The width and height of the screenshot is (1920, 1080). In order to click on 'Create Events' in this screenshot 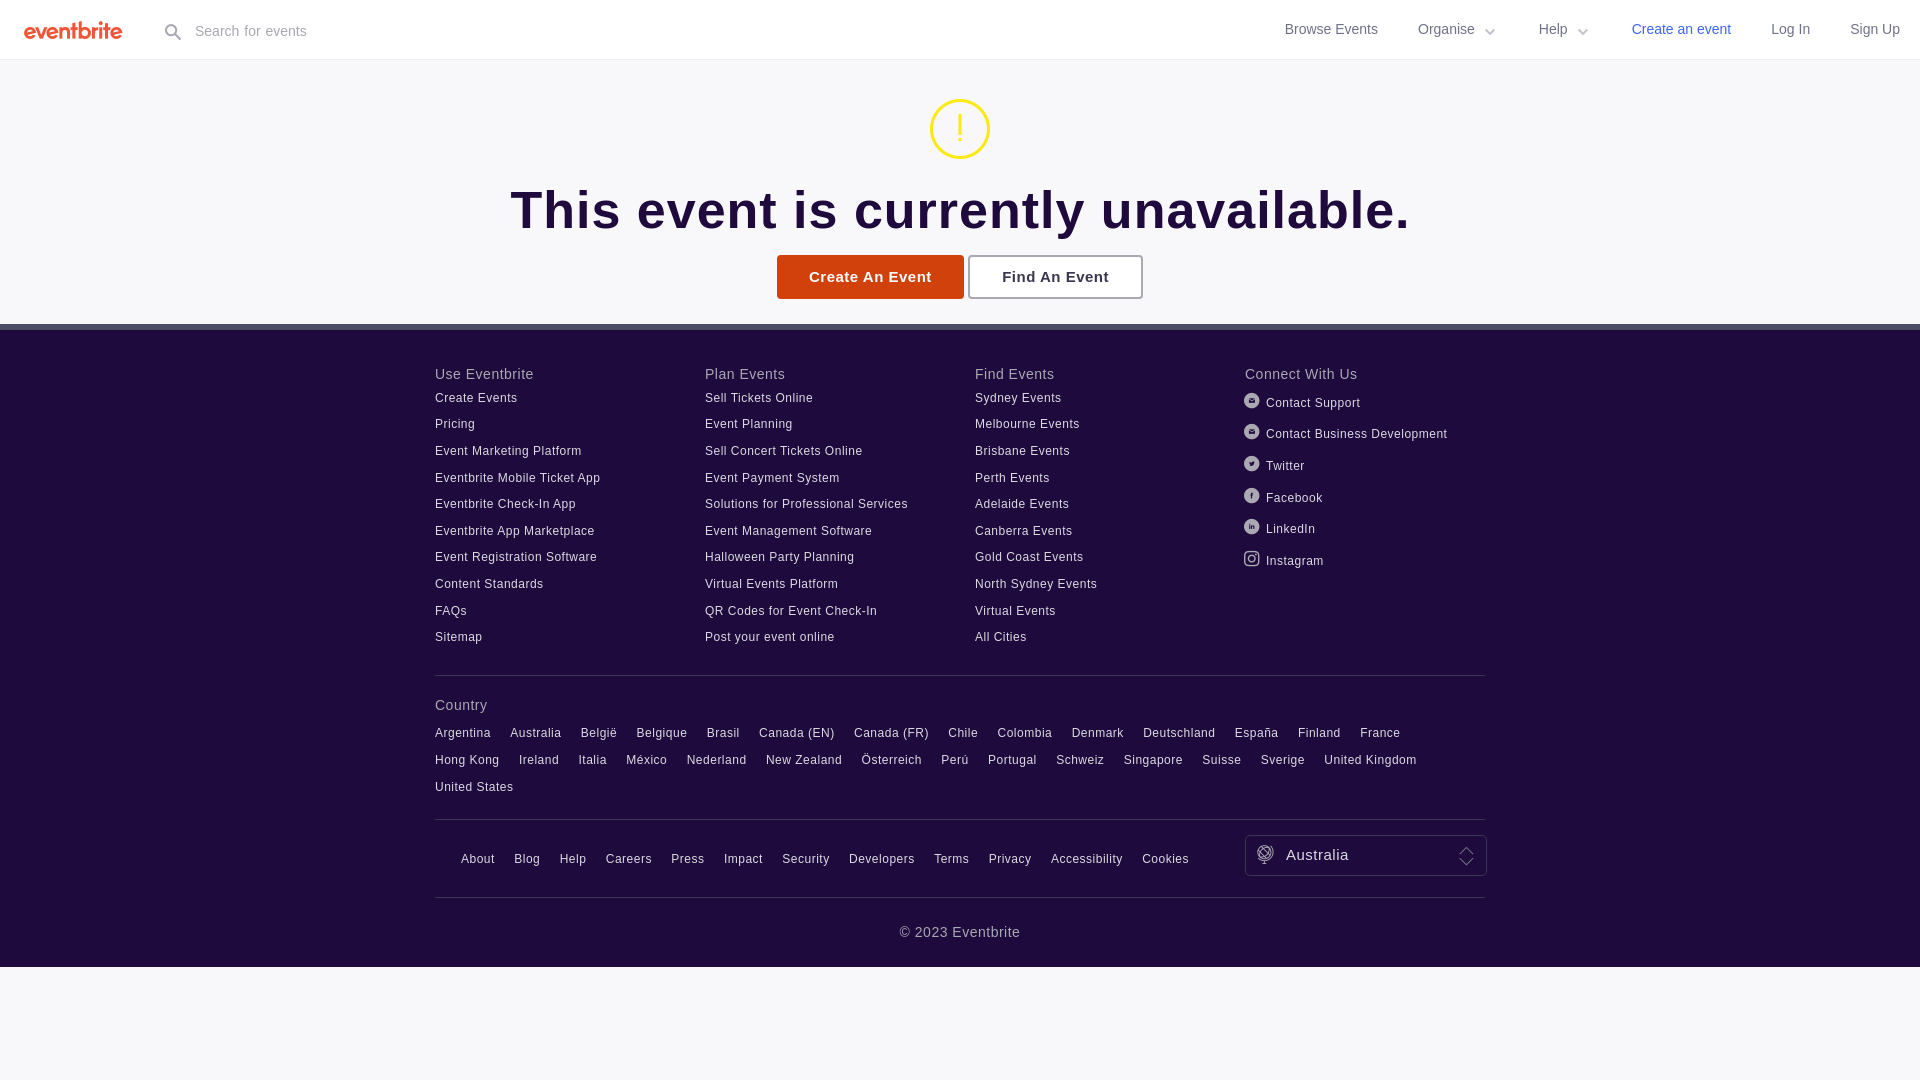, I will do `click(475, 397)`.